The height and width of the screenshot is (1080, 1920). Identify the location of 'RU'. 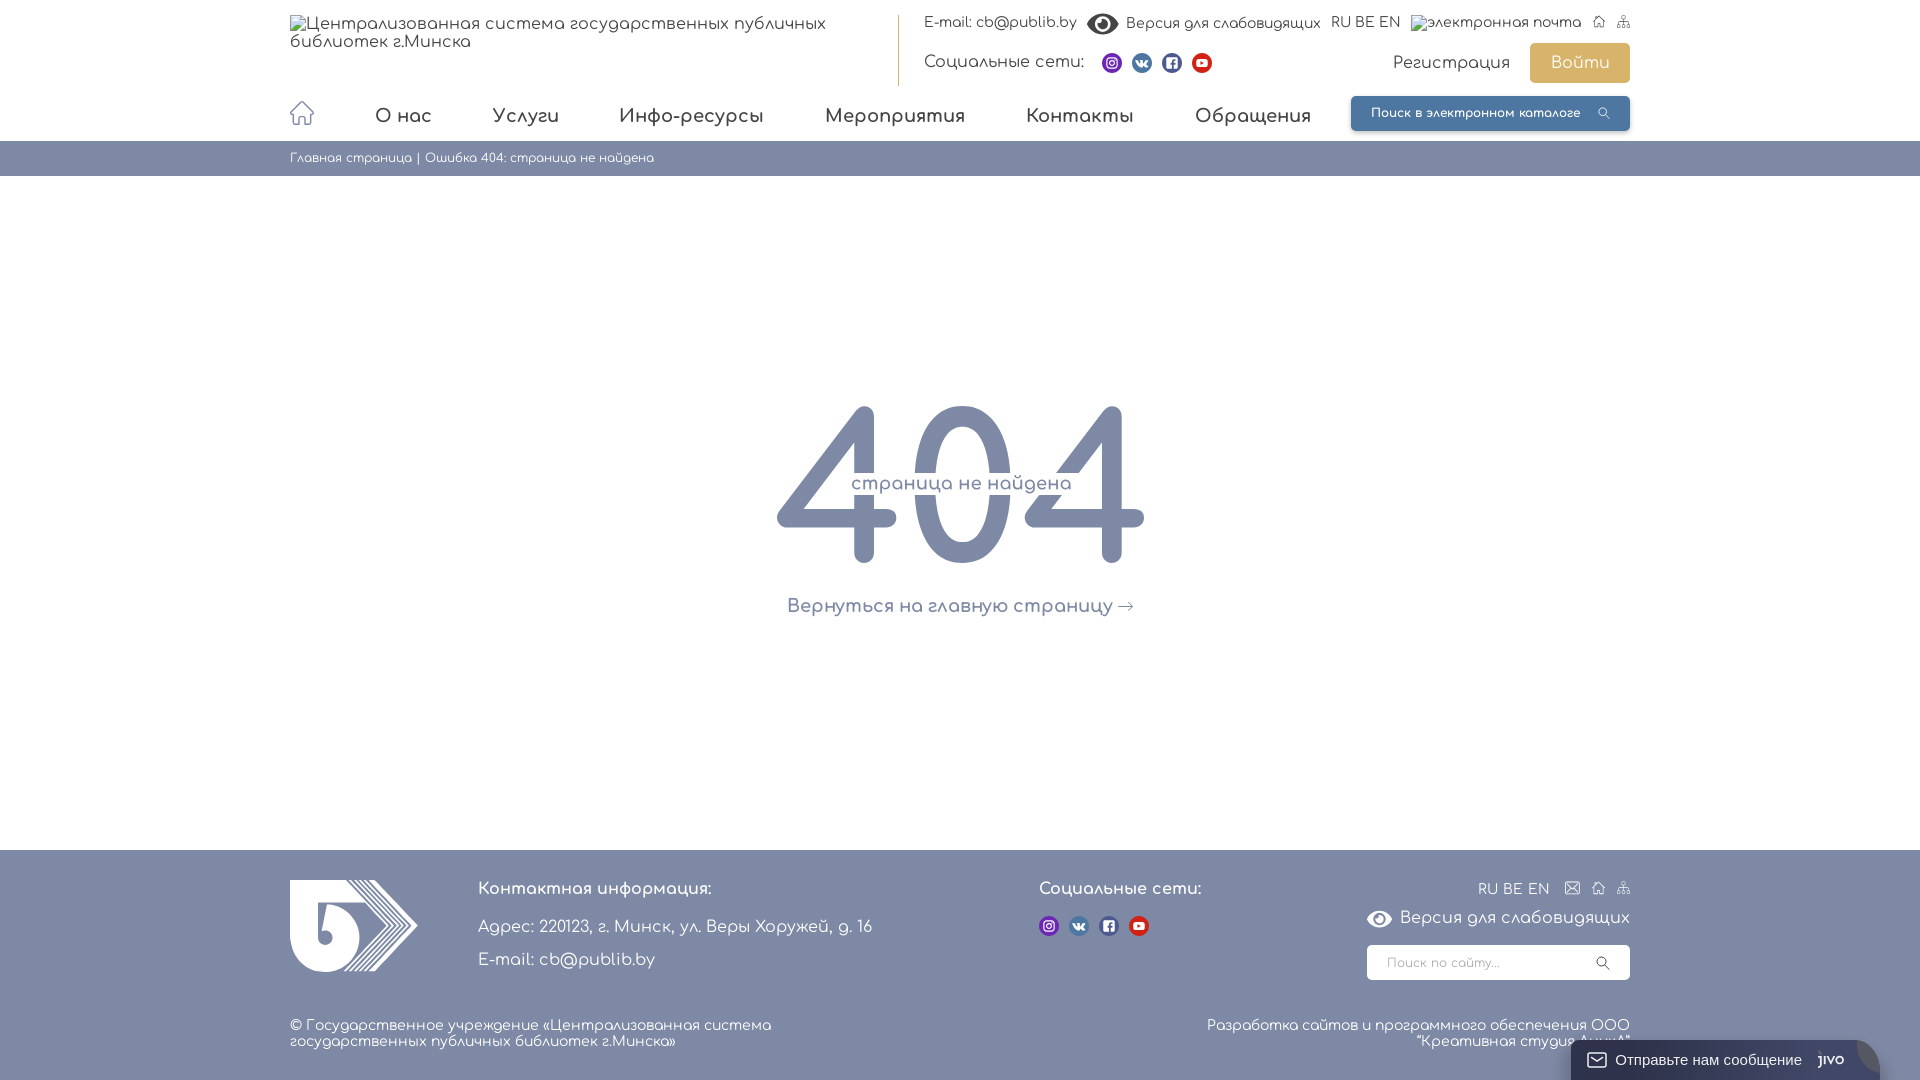
(1478, 888).